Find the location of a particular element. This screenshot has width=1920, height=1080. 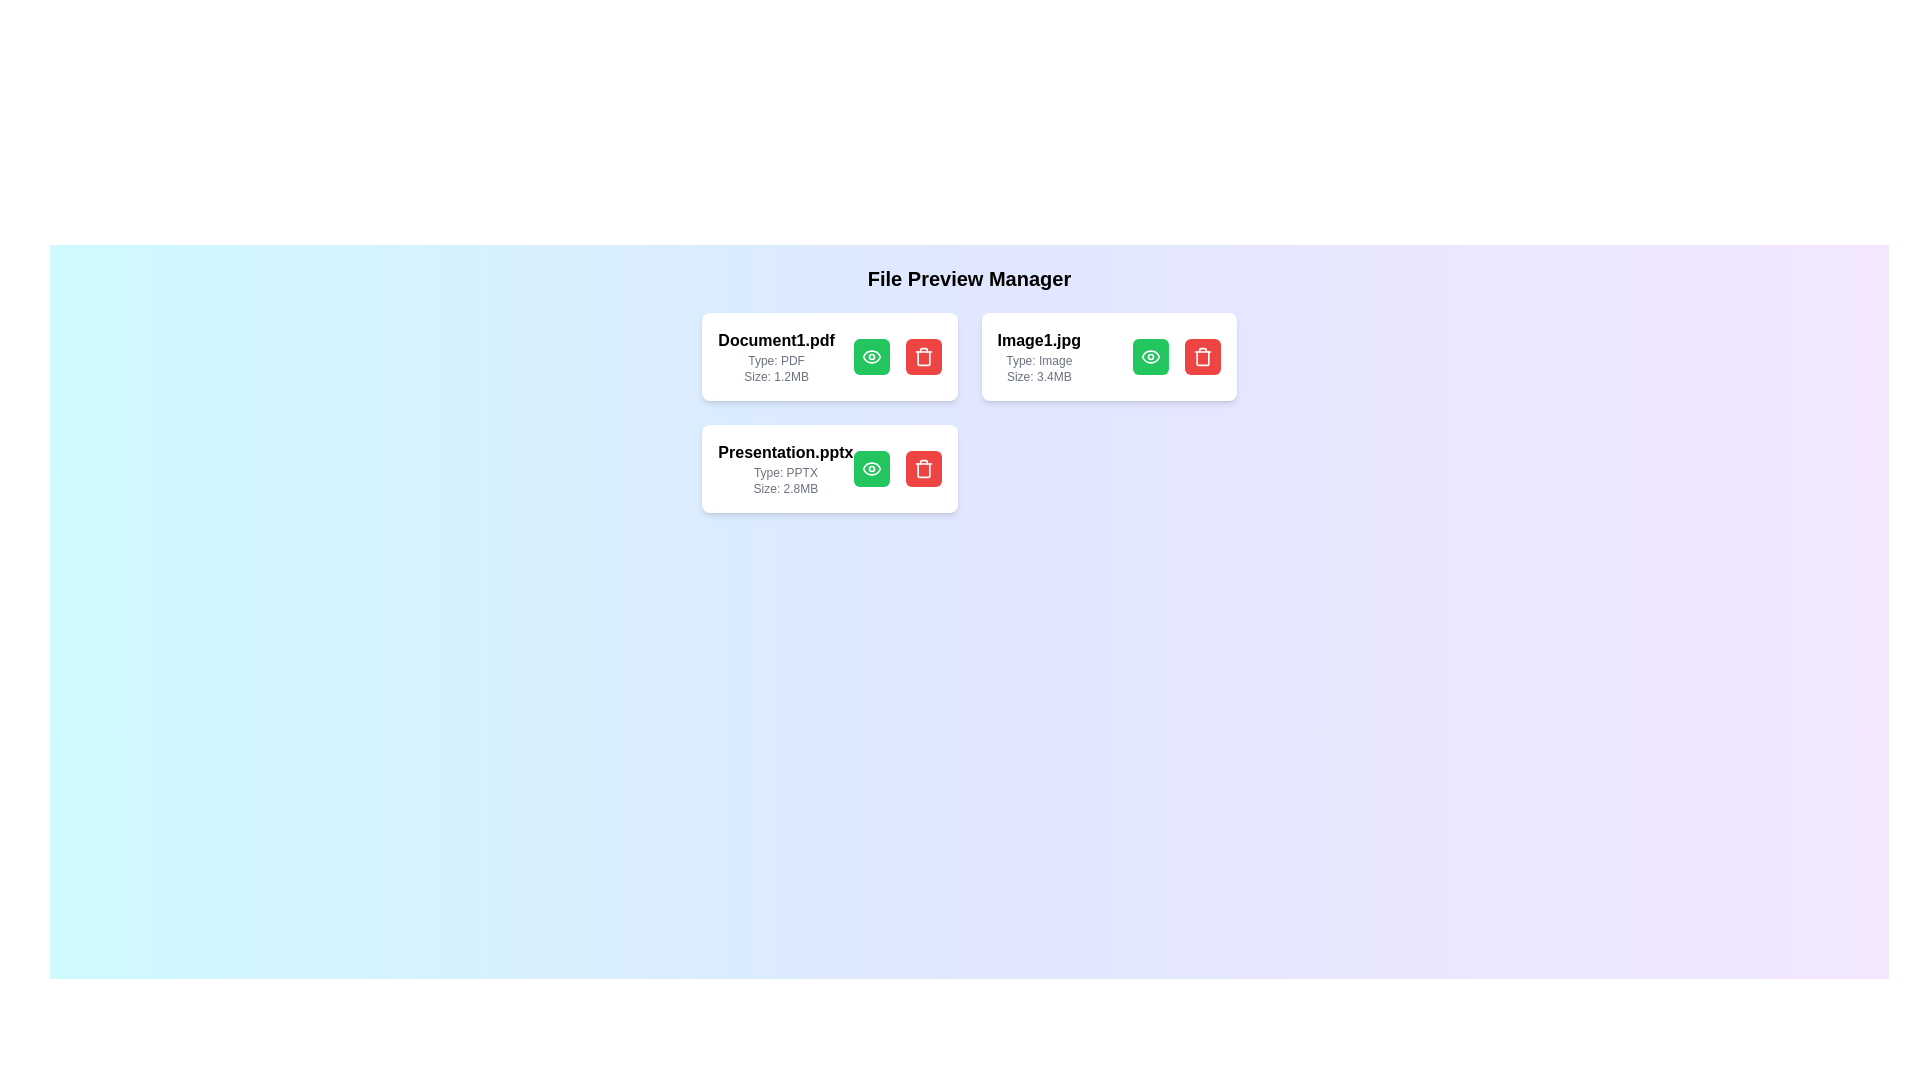

the preview action icon located inside the green button to the left of the red delete button for the file 'Image1.jpg' is located at coordinates (1150, 356).